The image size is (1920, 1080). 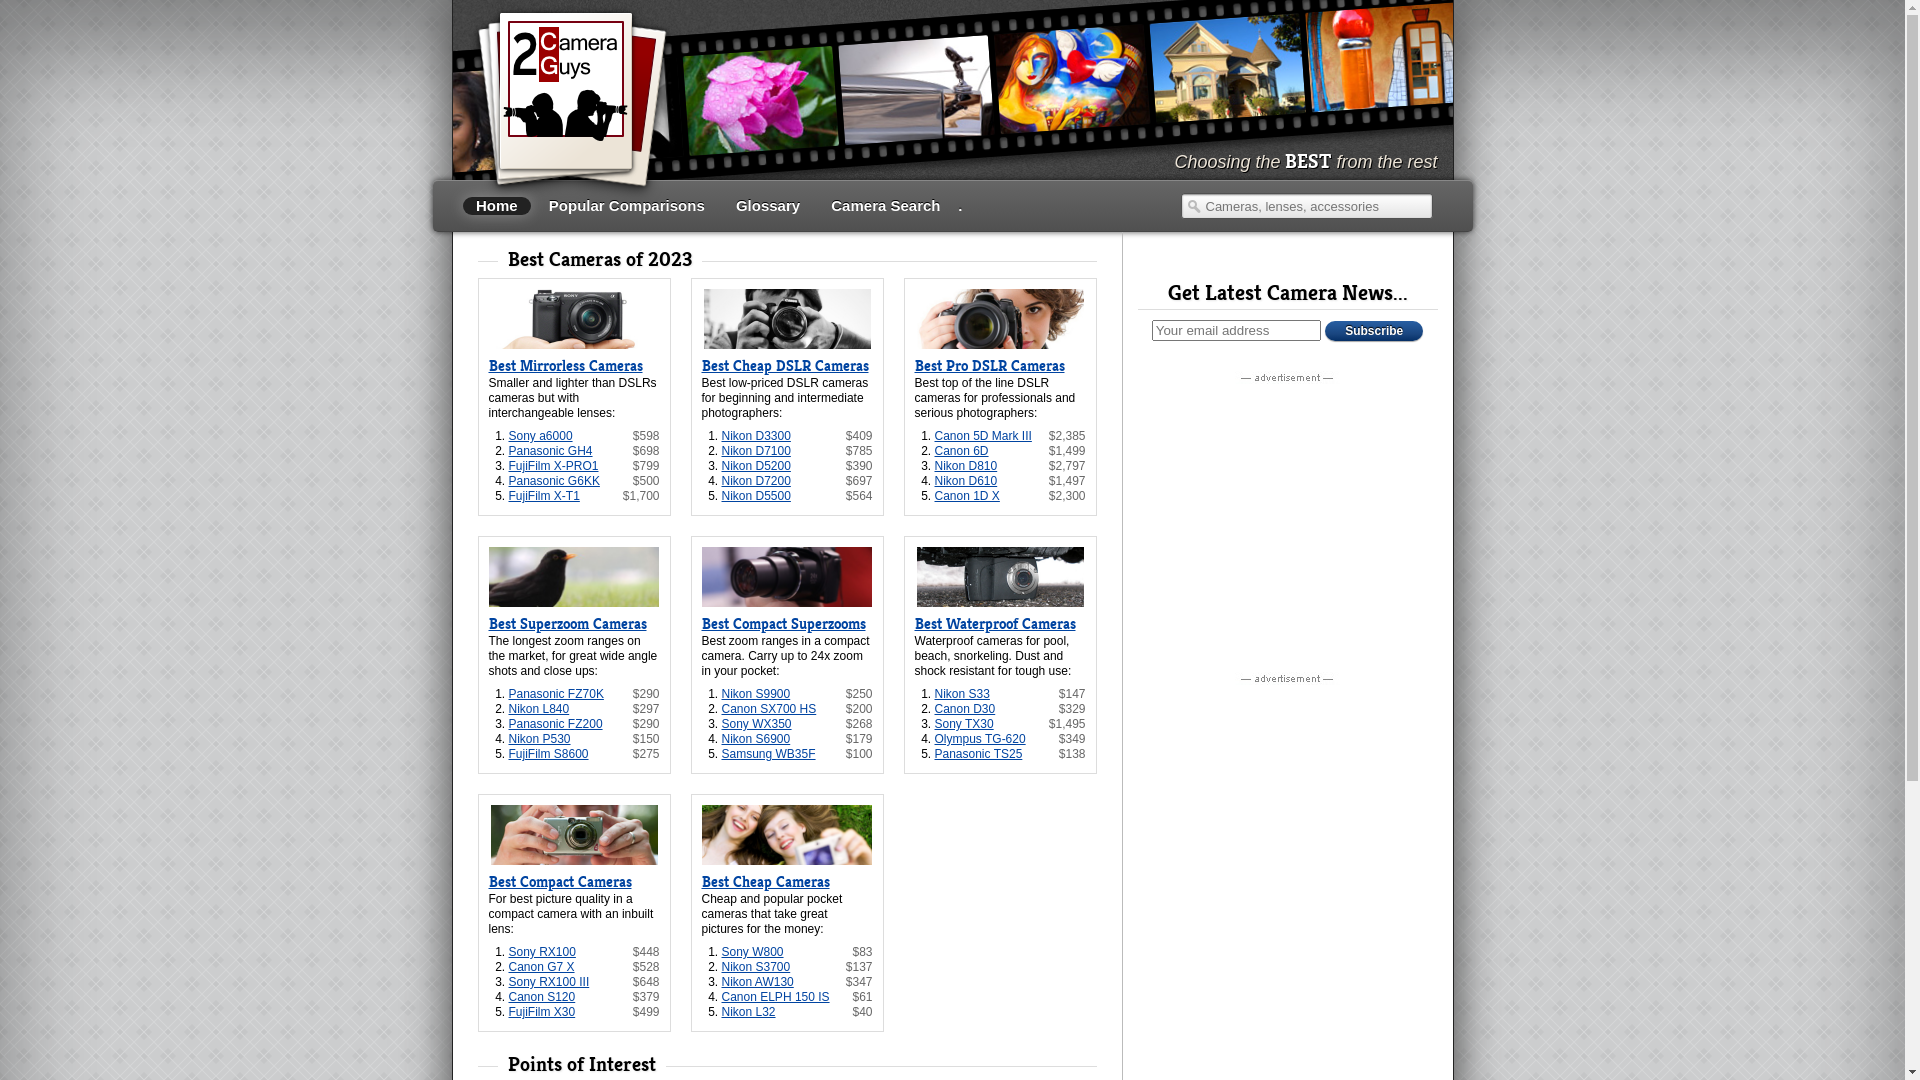 What do you see at coordinates (550, 451) in the screenshot?
I see `'Panasonic GH4'` at bounding box center [550, 451].